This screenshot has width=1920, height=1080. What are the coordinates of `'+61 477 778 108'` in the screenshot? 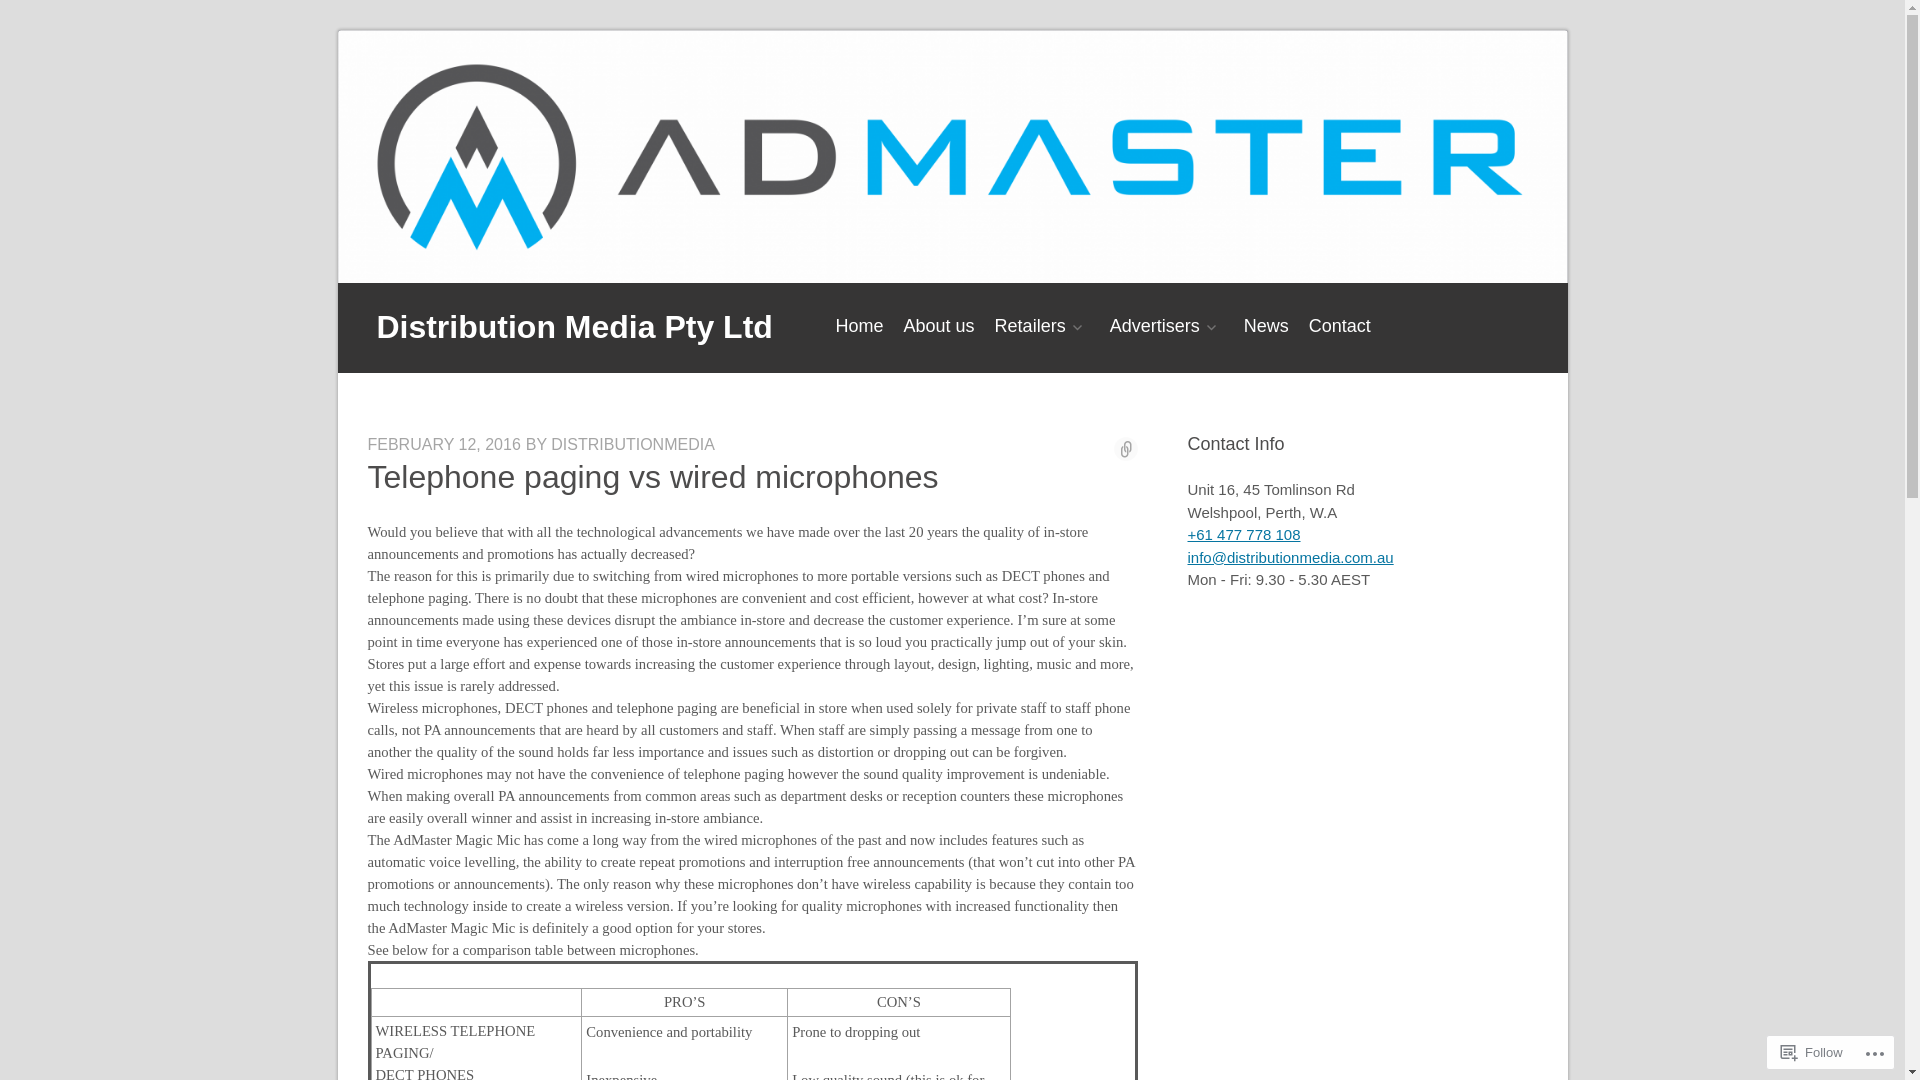 It's located at (1243, 533).